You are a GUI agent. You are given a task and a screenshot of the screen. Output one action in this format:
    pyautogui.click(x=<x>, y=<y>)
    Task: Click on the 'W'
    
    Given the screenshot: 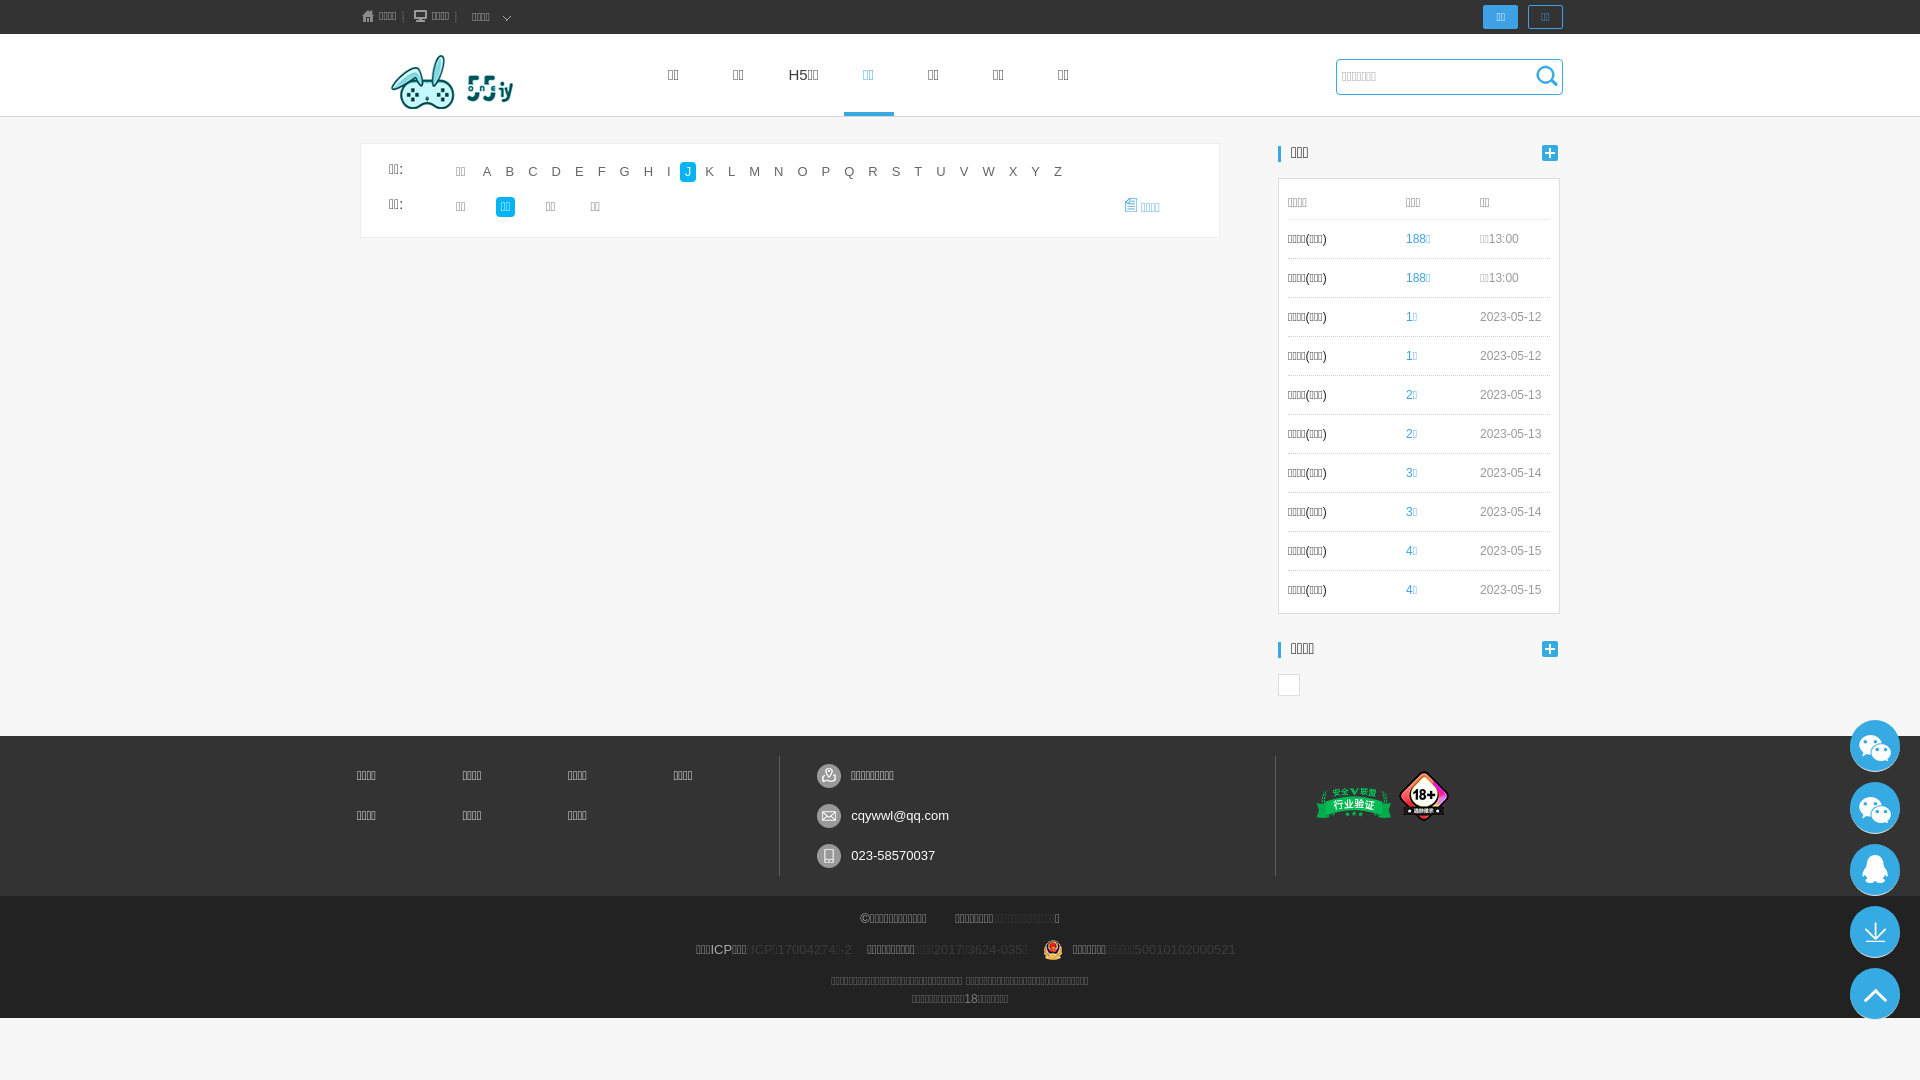 What is the action you would take?
    pyautogui.click(x=988, y=171)
    